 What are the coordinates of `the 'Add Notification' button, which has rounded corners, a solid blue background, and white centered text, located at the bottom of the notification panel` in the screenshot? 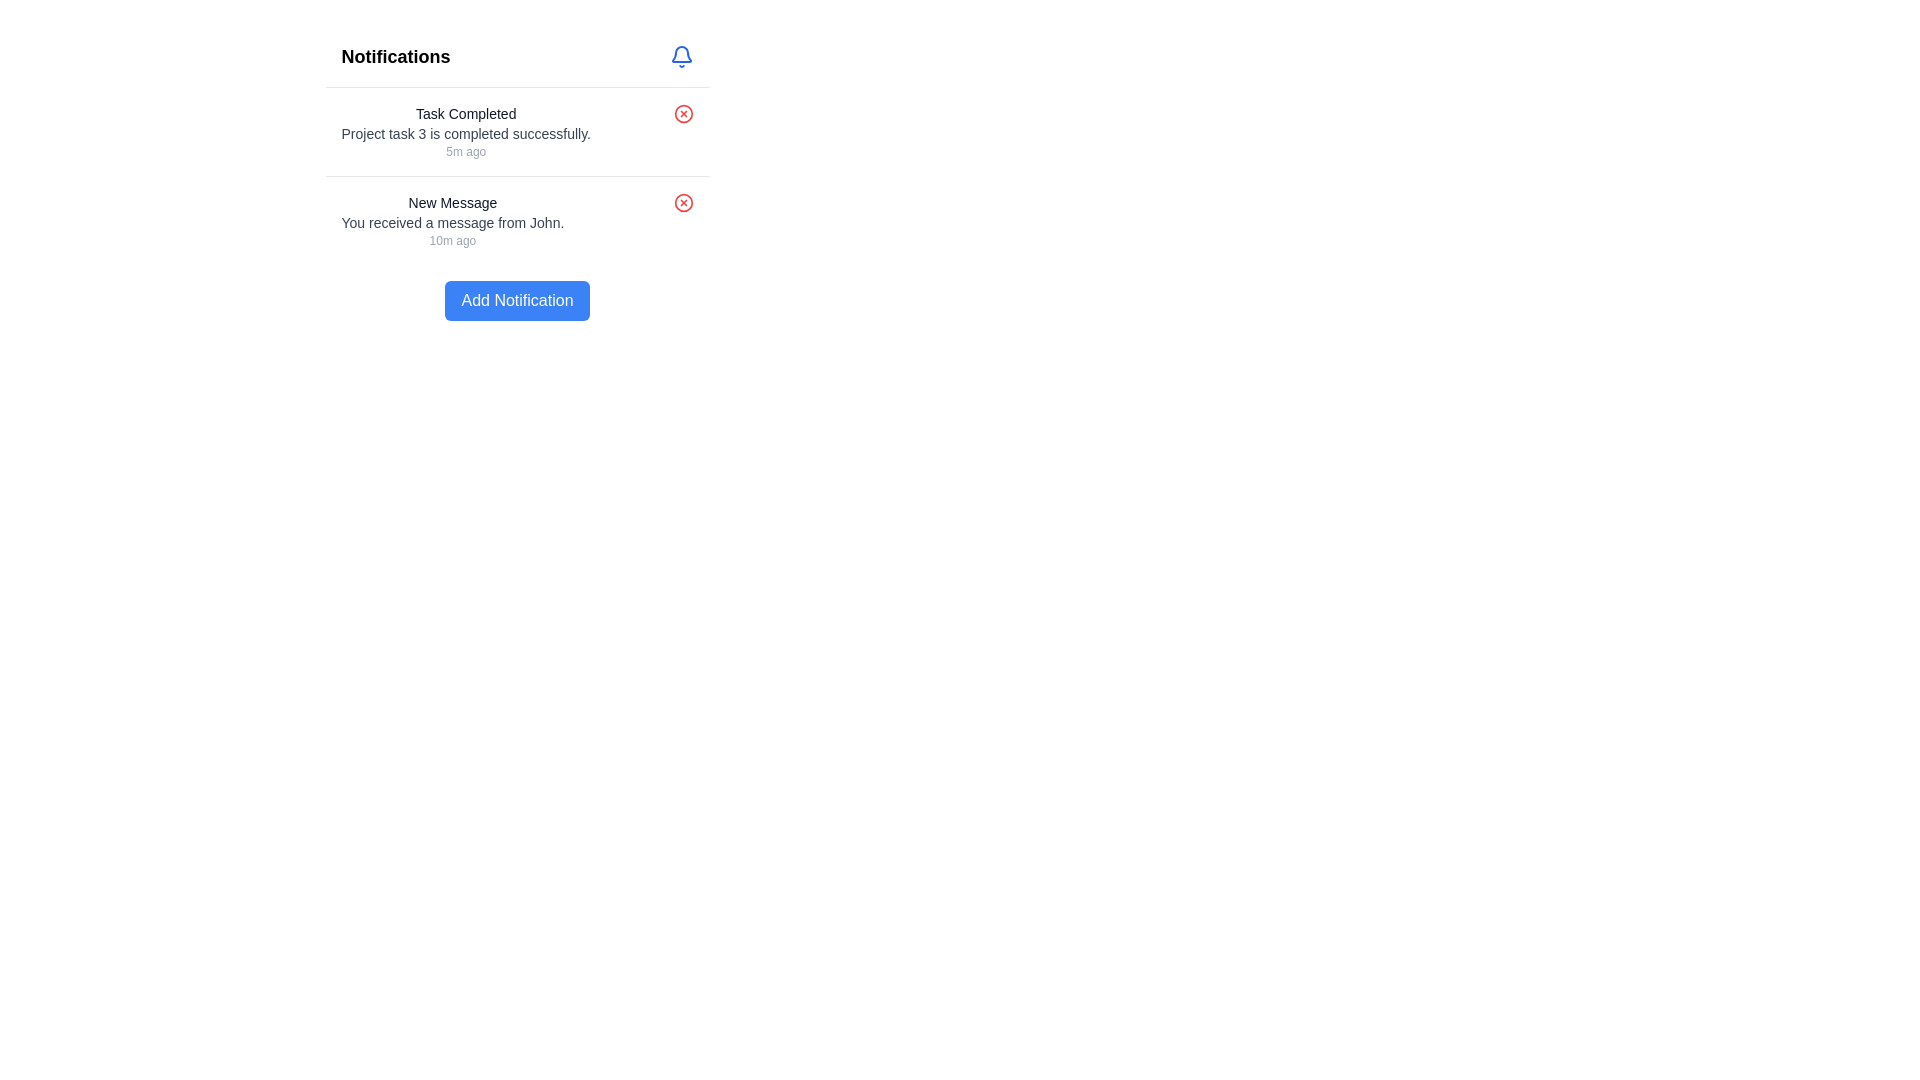 It's located at (517, 300).